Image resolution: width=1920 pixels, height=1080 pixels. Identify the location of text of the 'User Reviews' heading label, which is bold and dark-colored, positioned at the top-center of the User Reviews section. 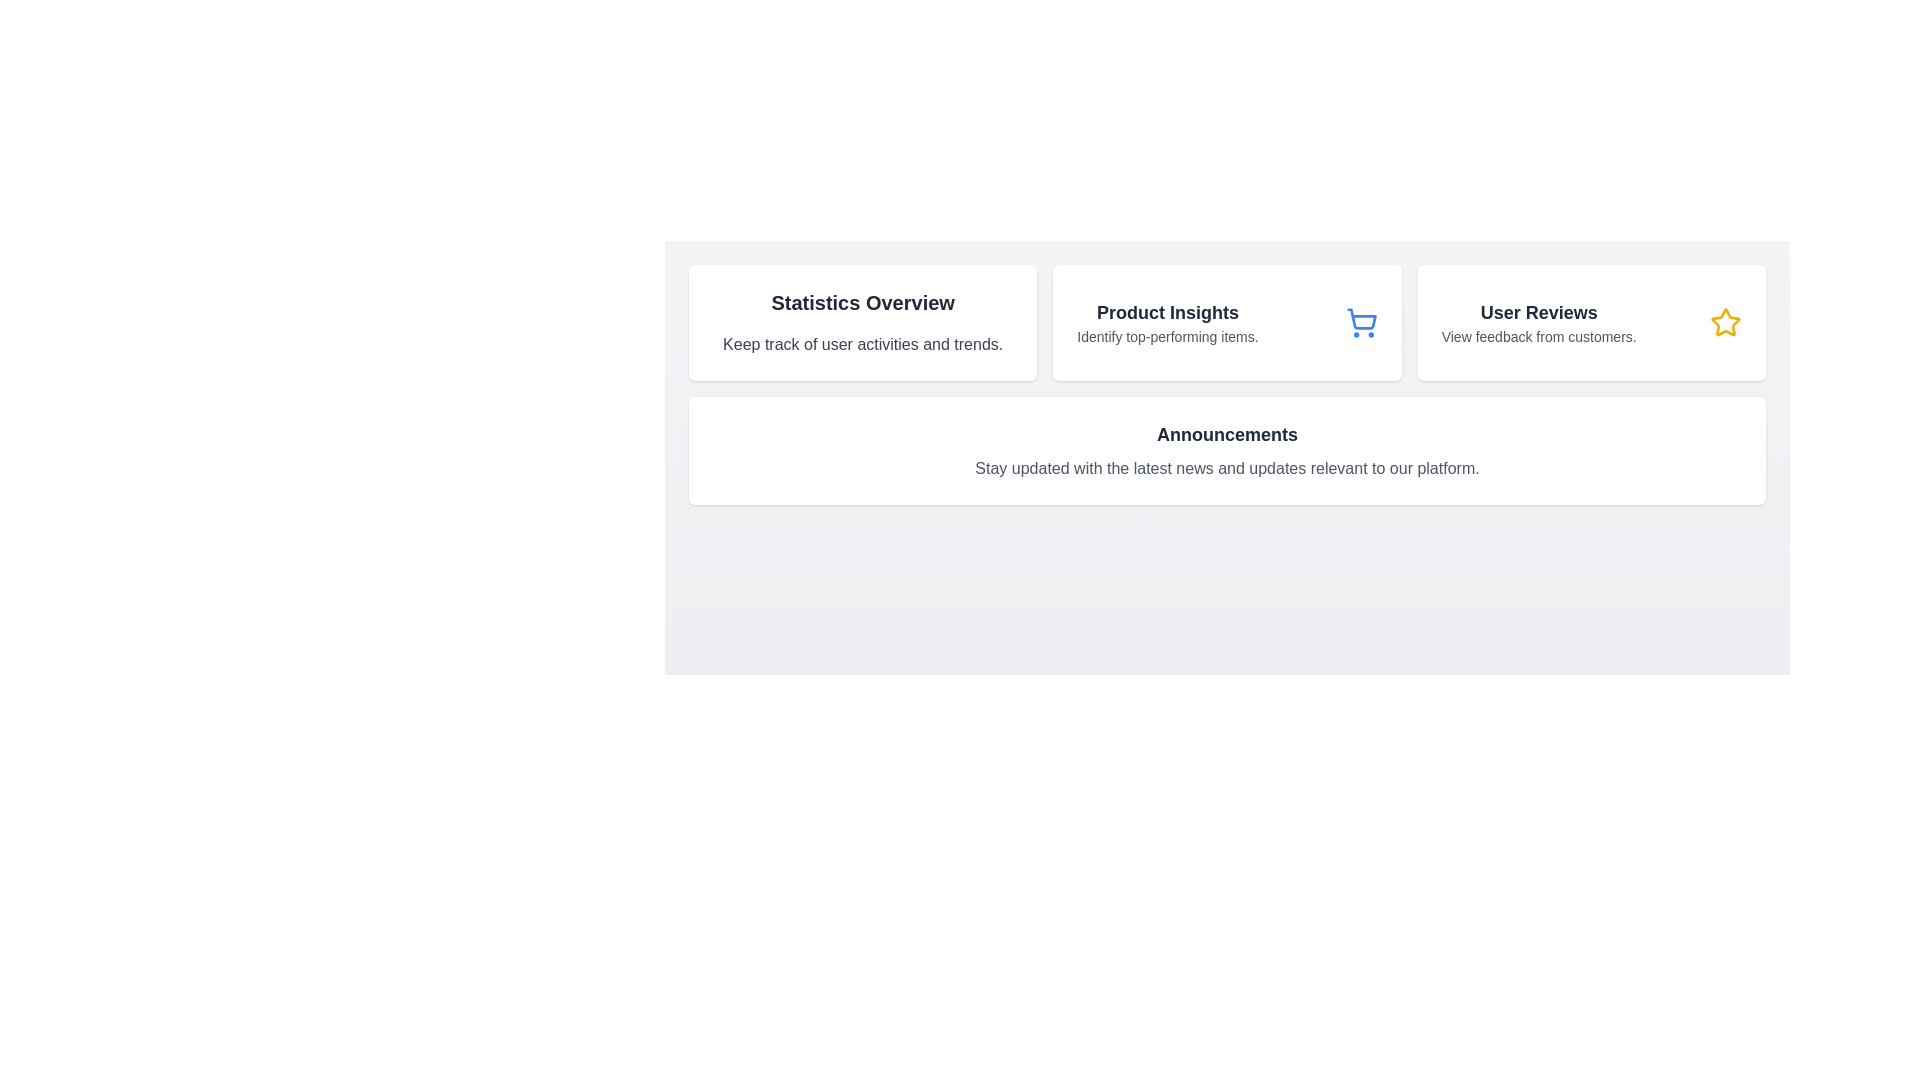
(1538, 312).